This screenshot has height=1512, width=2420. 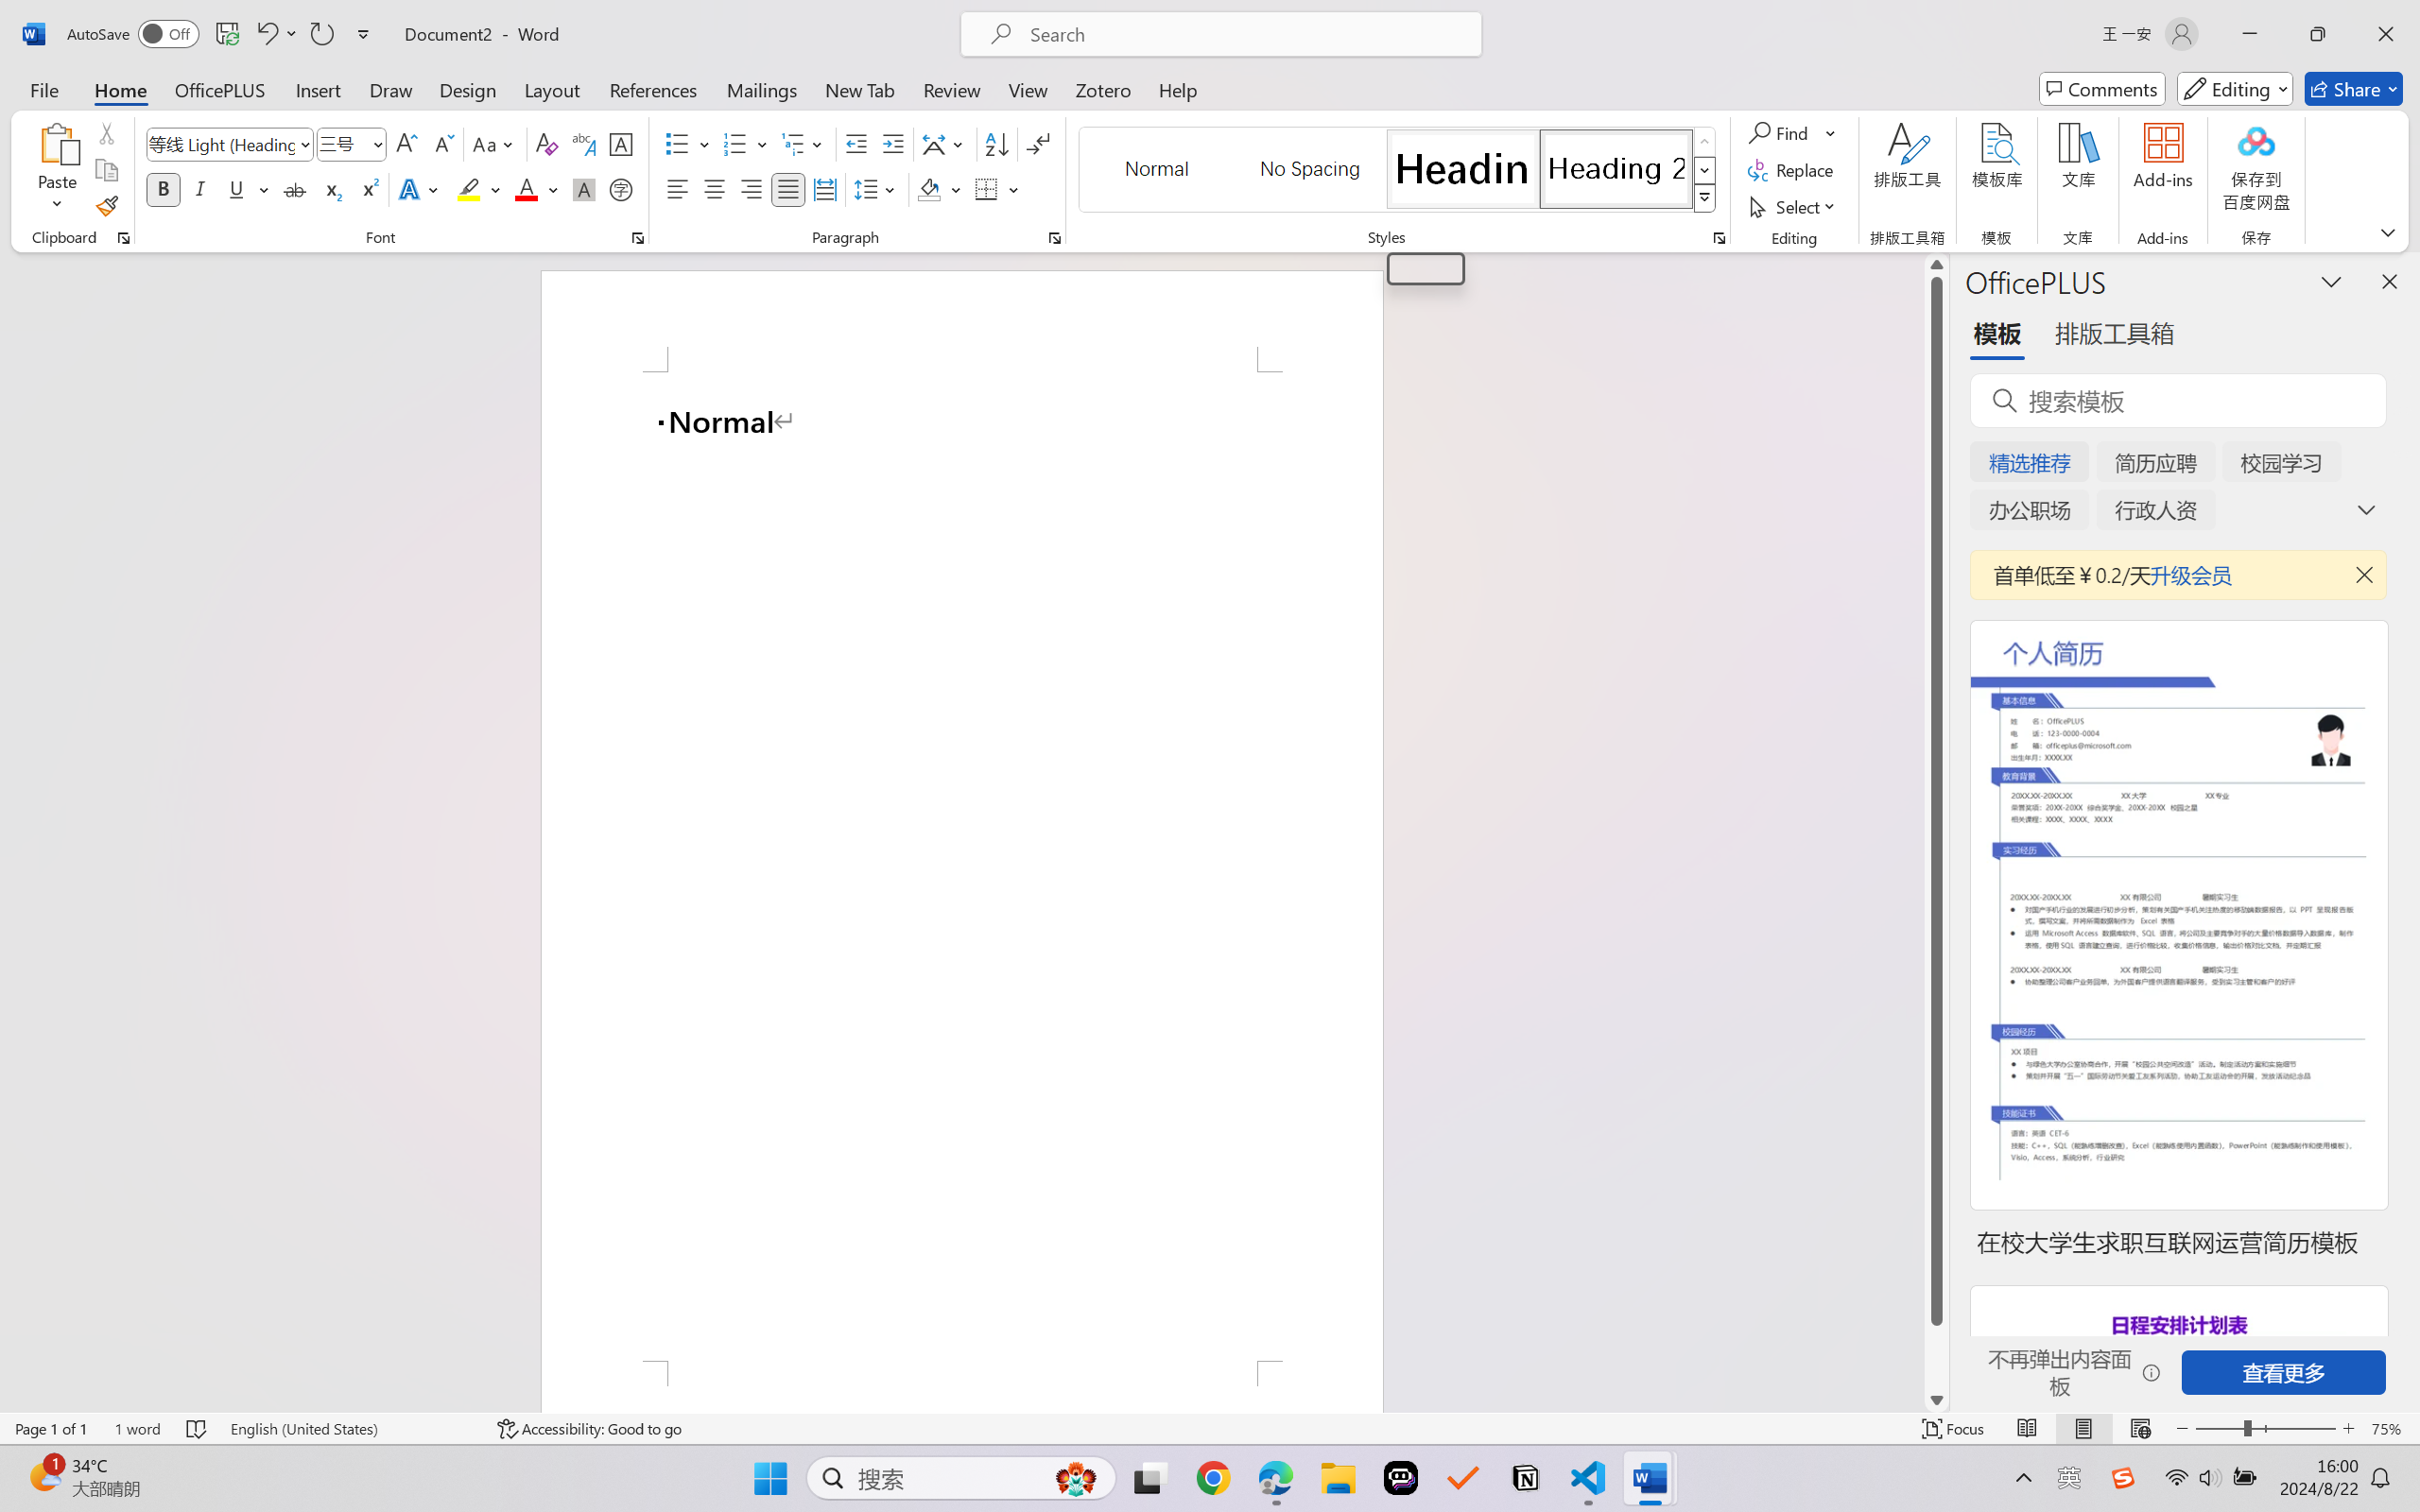 I want to click on 'Repeat Doc Close', so click(x=320, y=33).